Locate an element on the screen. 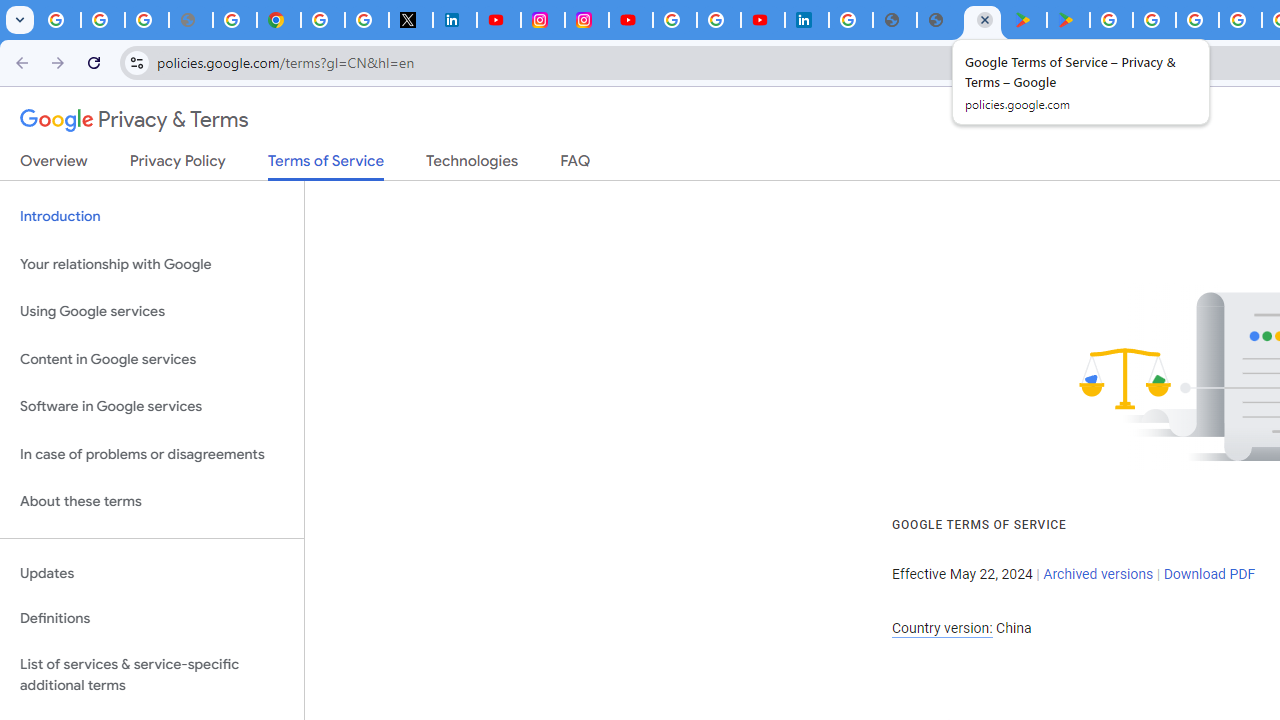 The image size is (1280, 720). 'Terms of Service' is located at coordinates (326, 165).